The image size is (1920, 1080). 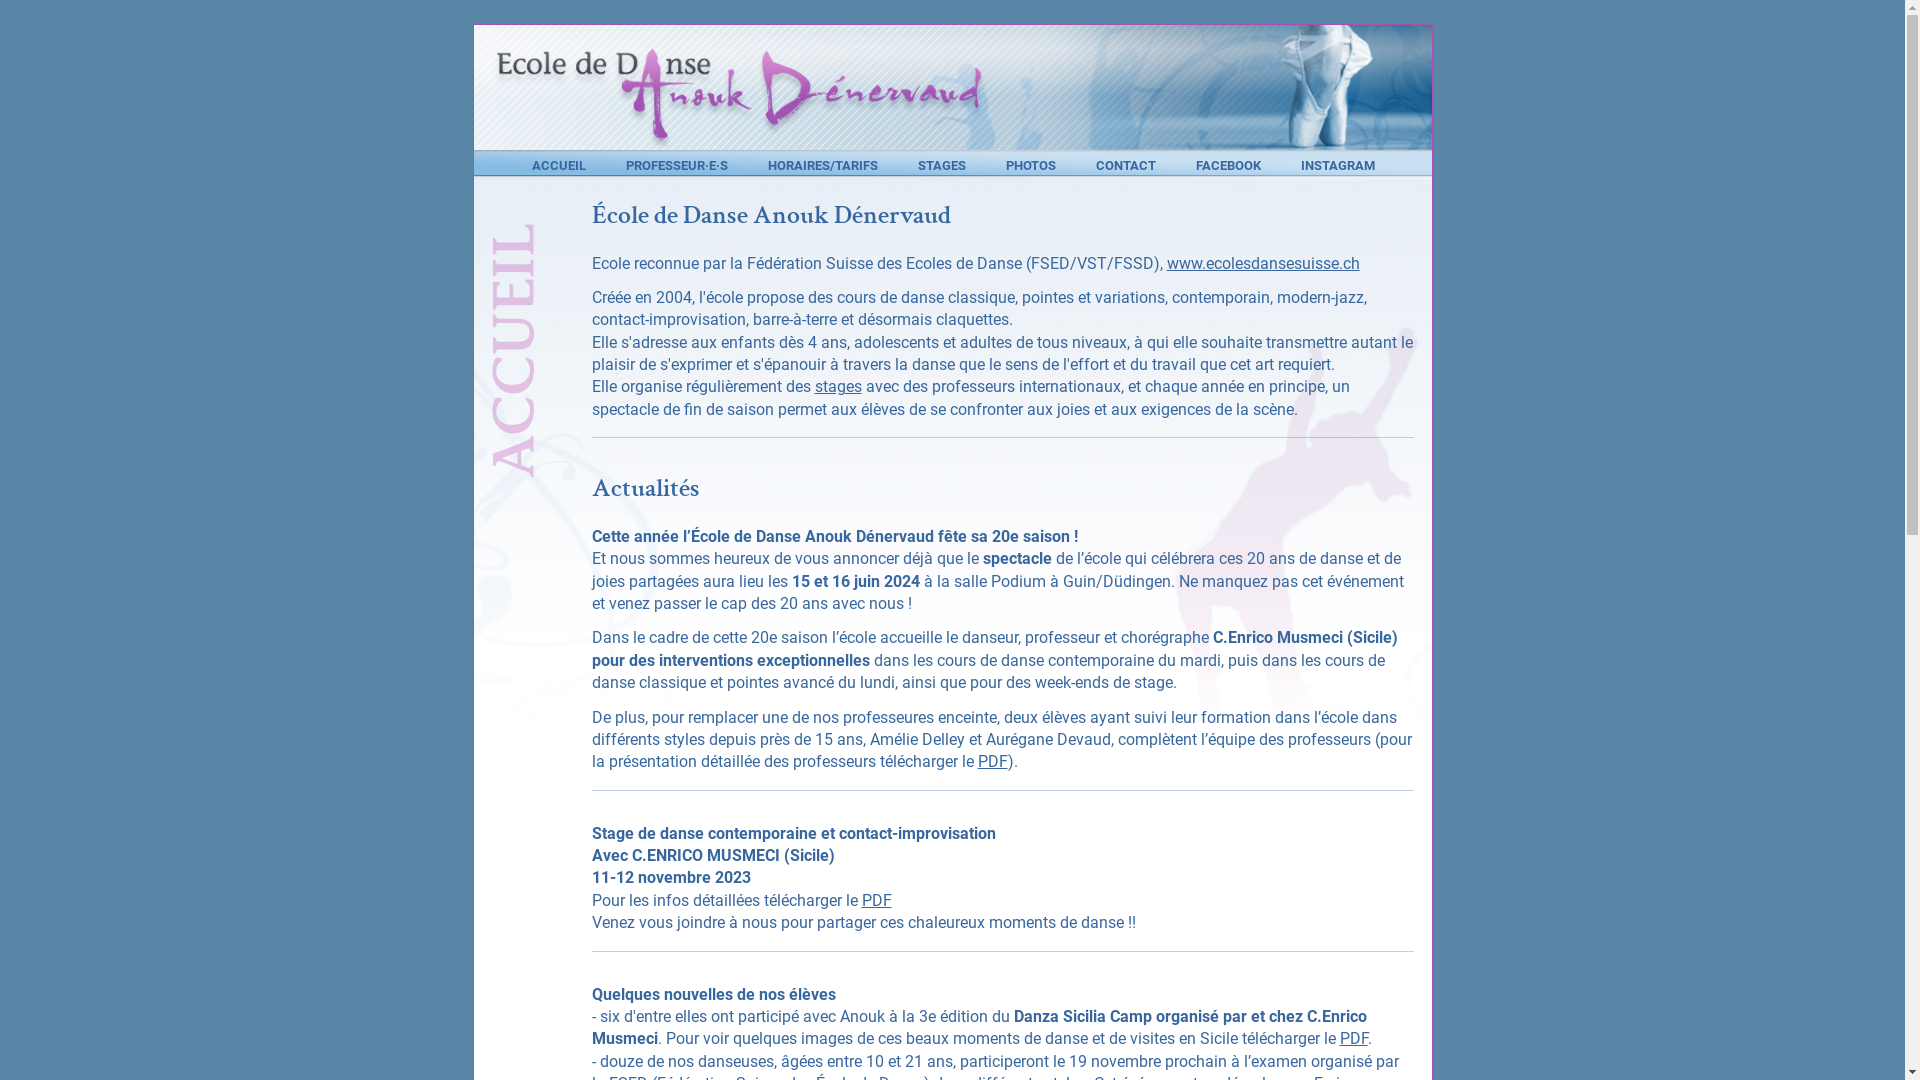 I want to click on 'INSTAGRAM', so click(x=1337, y=164).